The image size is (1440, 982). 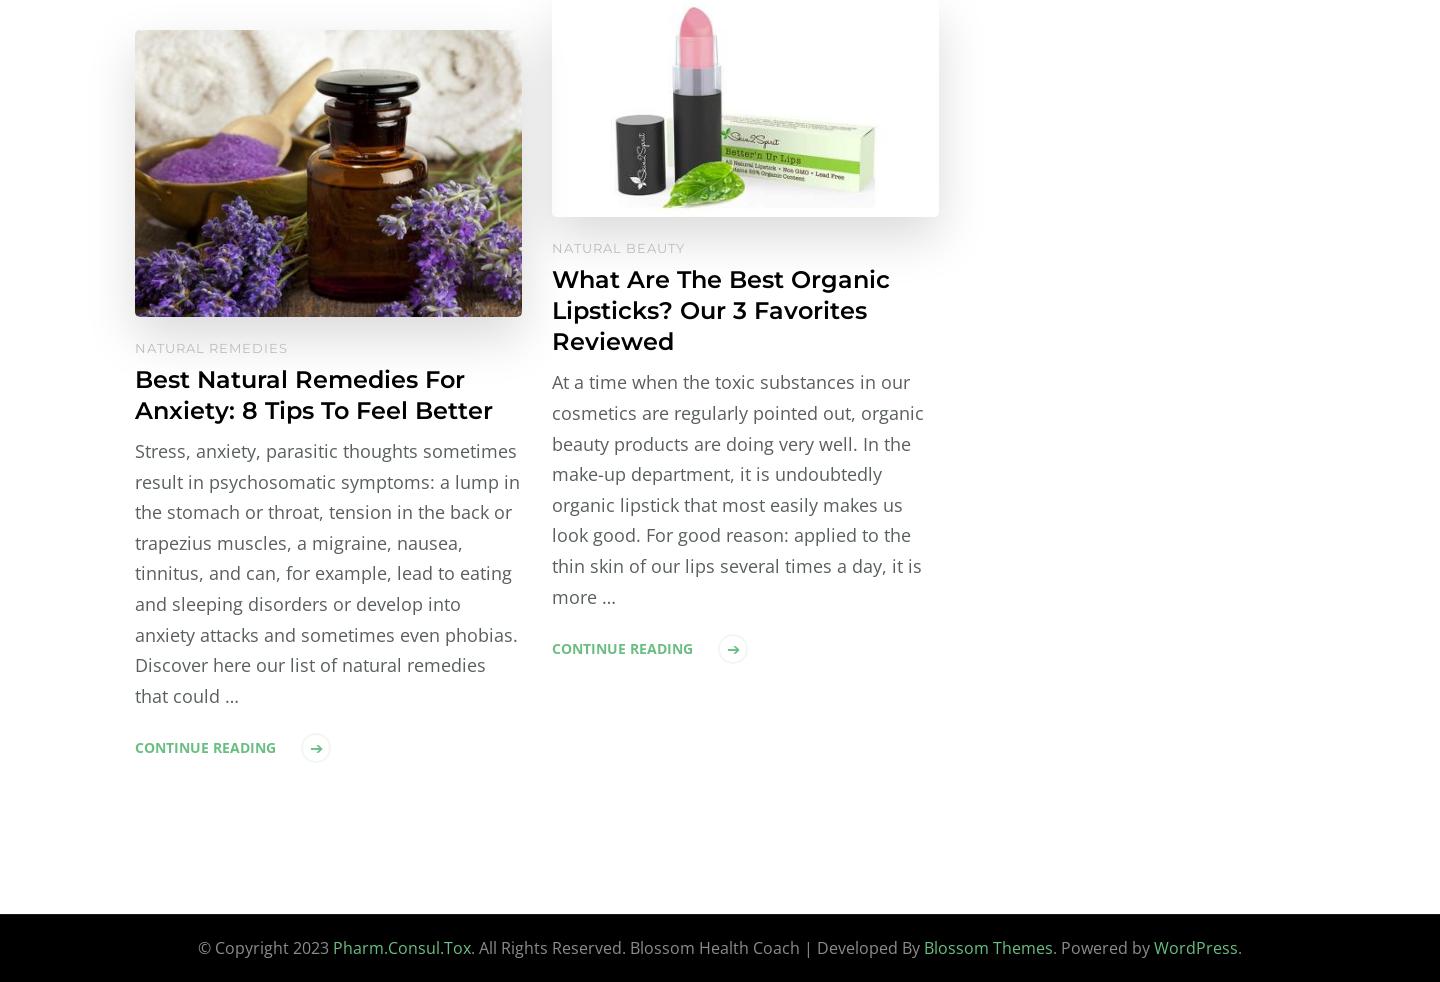 I want to click on 'Stress, anxiety, parasitic thoughts sometimes result in psychosomatic symptoms: a lump in the stomach or throat, tension in the back or trapezius muscles, a migraine, nausea, tinnitus, and can, for example, lead to eating and sleeping disorders or develop into anxiety attacks and sometimes even phobias. Discover here our list of natural remedies that could …', so click(x=327, y=571).